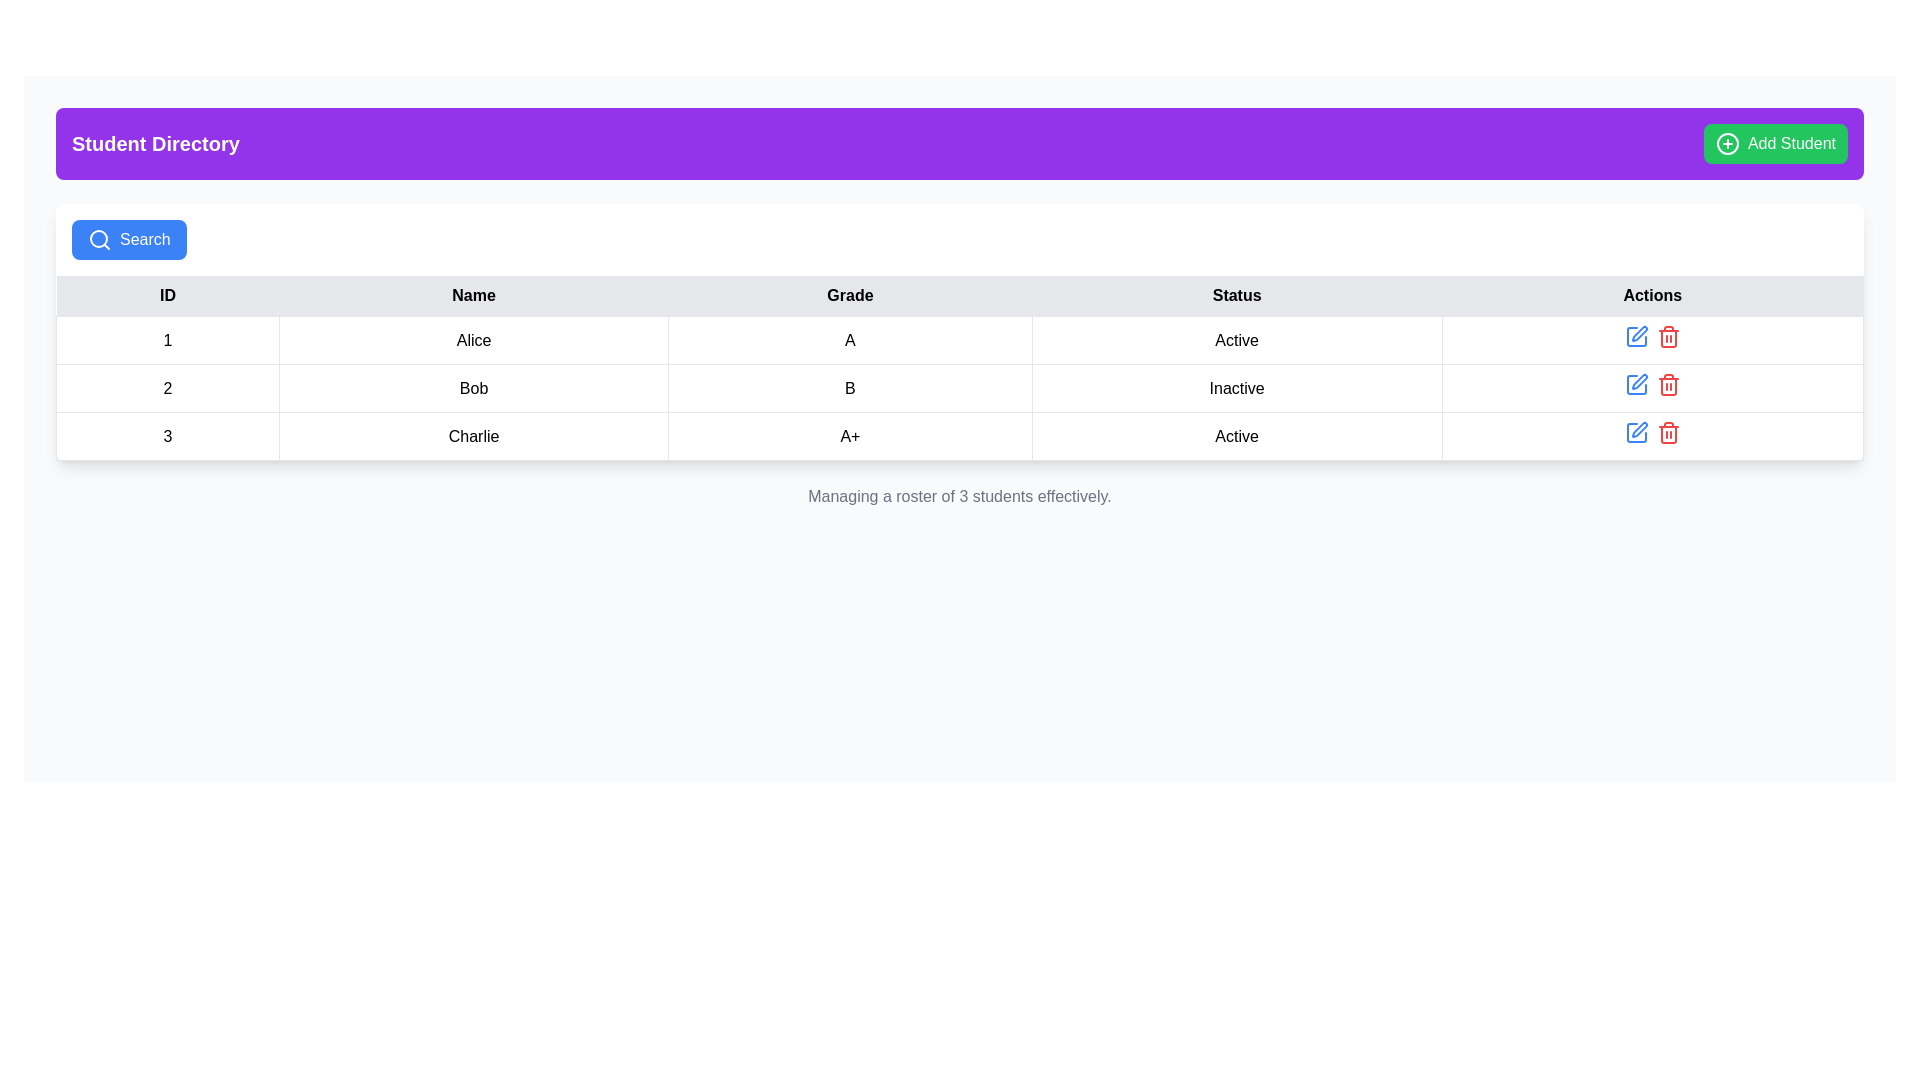 Image resolution: width=1920 pixels, height=1080 pixels. Describe the element at coordinates (473, 296) in the screenshot. I see `the 'Name' header label in the table, which is the second cell in the header row between the 'ID' and 'Grade' columns` at that location.